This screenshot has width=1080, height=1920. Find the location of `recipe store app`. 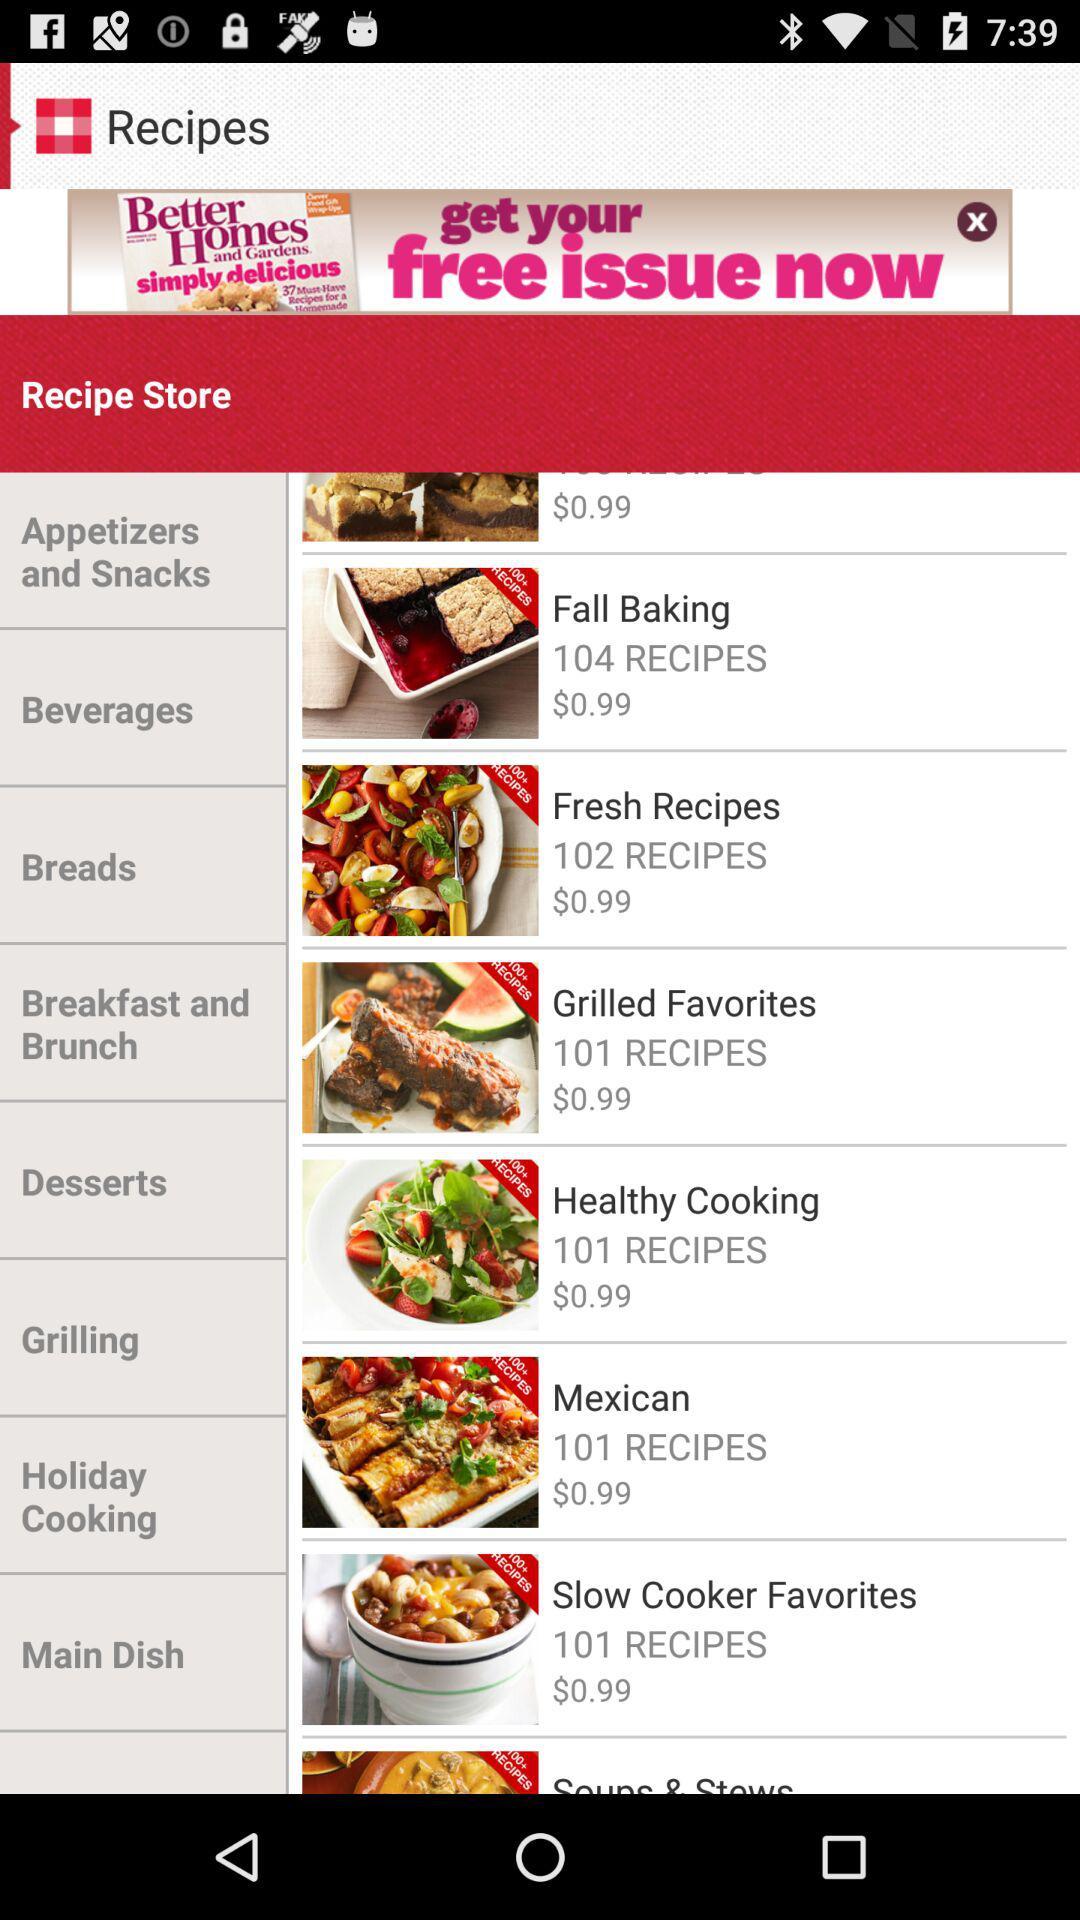

recipe store app is located at coordinates (126, 393).